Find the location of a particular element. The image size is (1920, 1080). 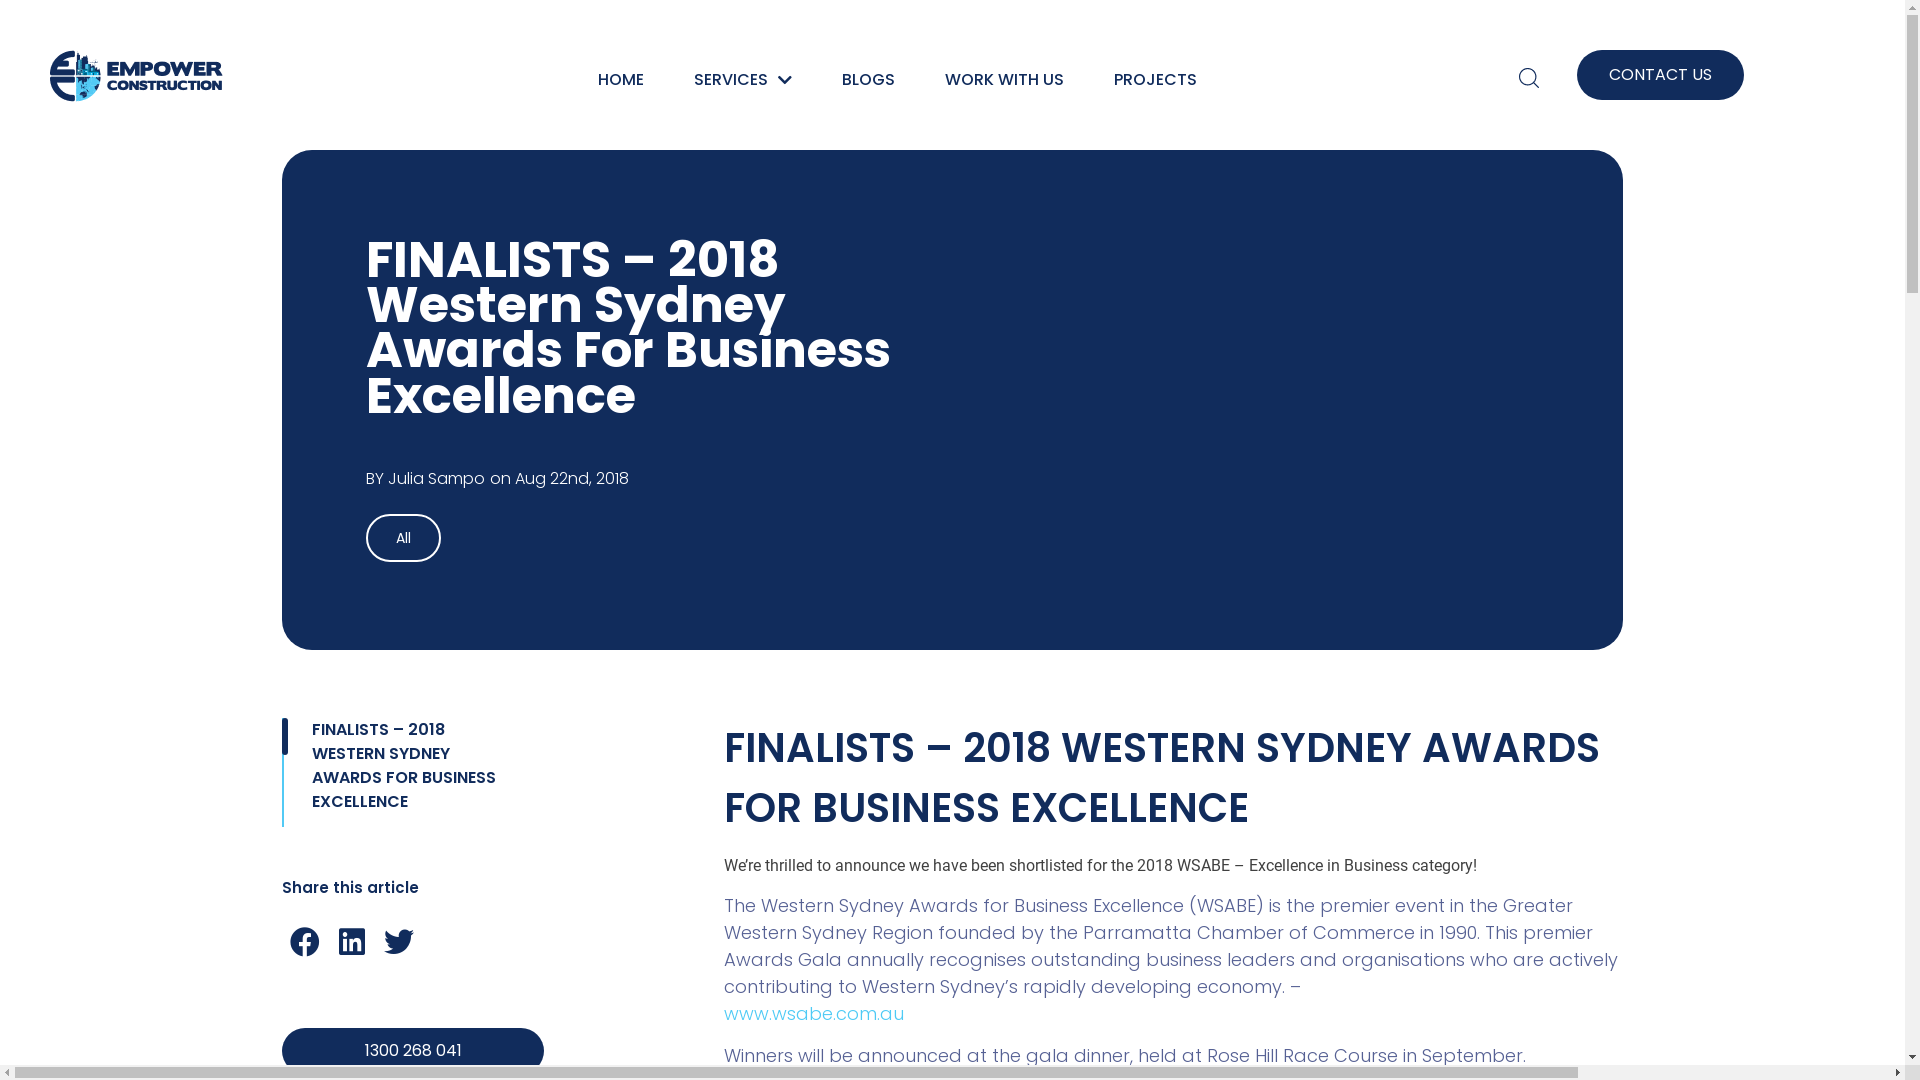

'BLOGS' is located at coordinates (868, 76).